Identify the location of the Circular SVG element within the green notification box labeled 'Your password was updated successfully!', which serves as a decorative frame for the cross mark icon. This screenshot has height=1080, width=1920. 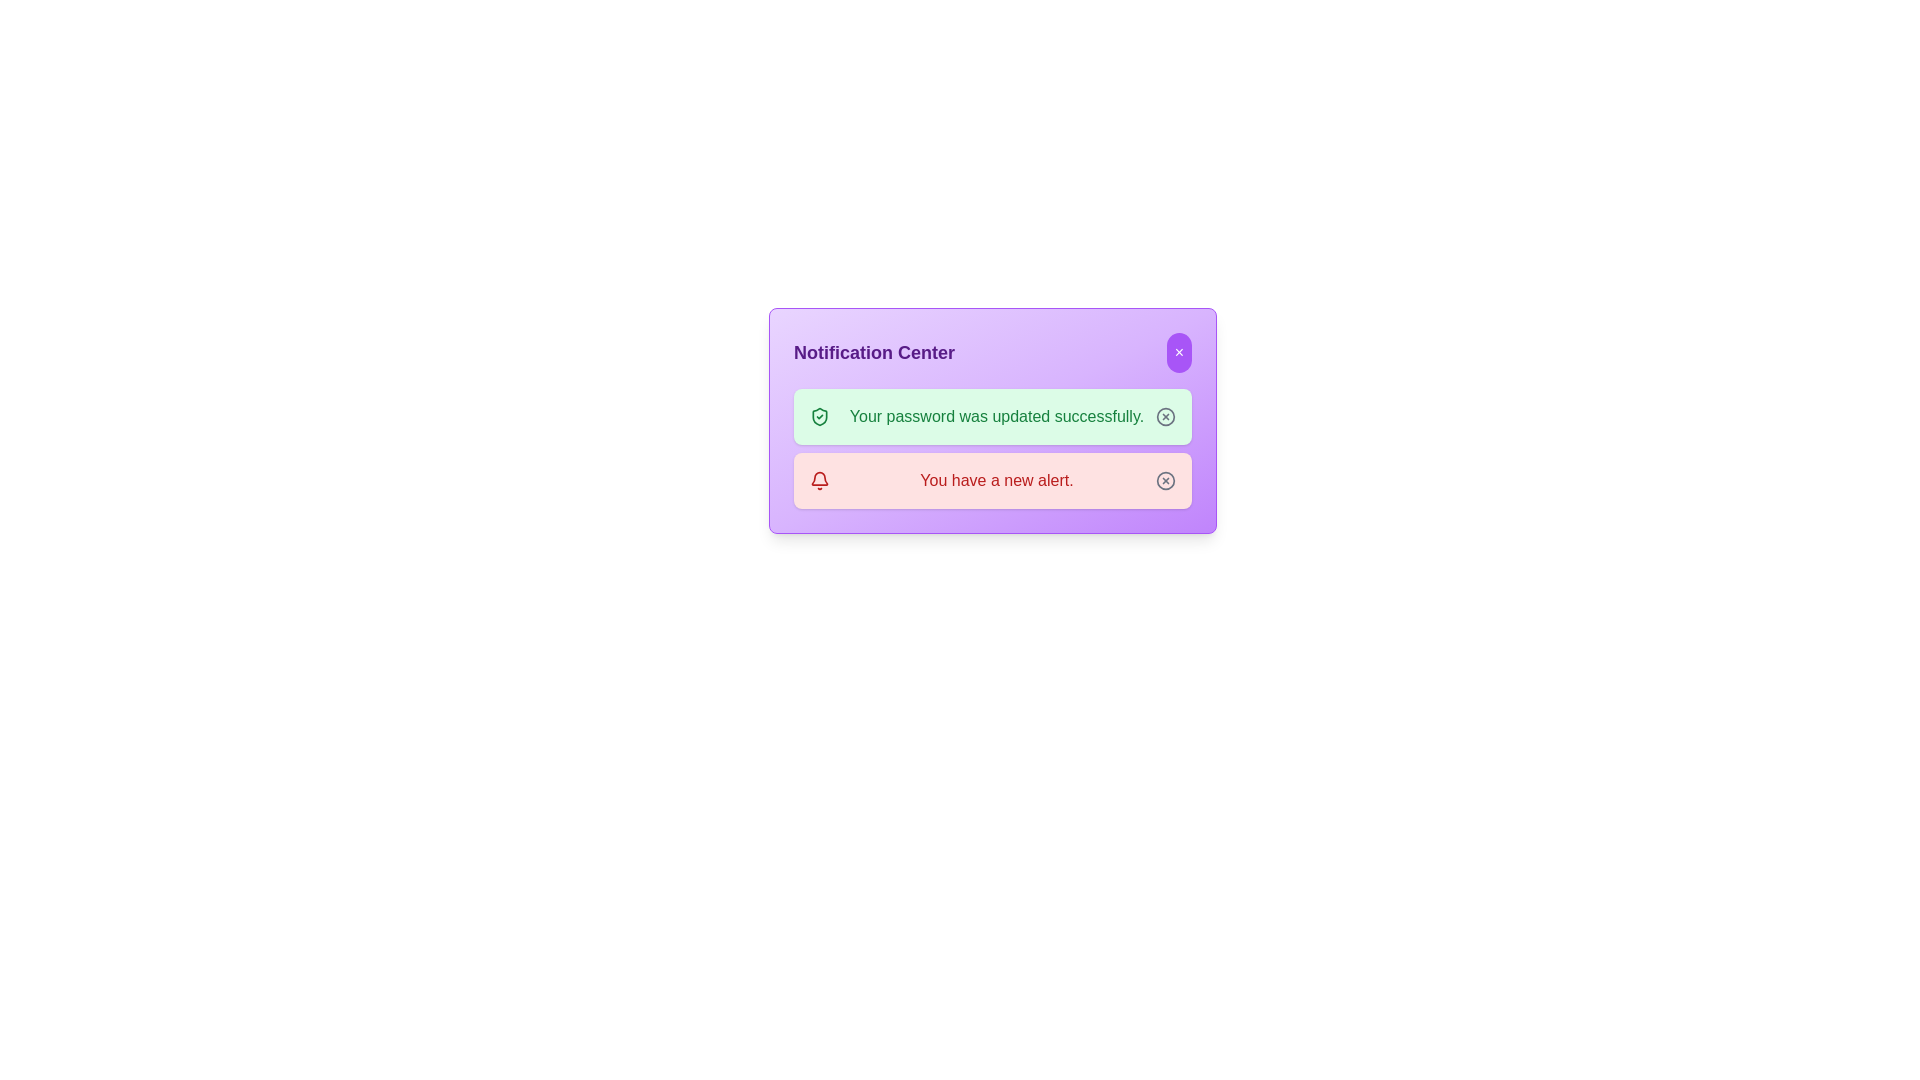
(1166, 415).